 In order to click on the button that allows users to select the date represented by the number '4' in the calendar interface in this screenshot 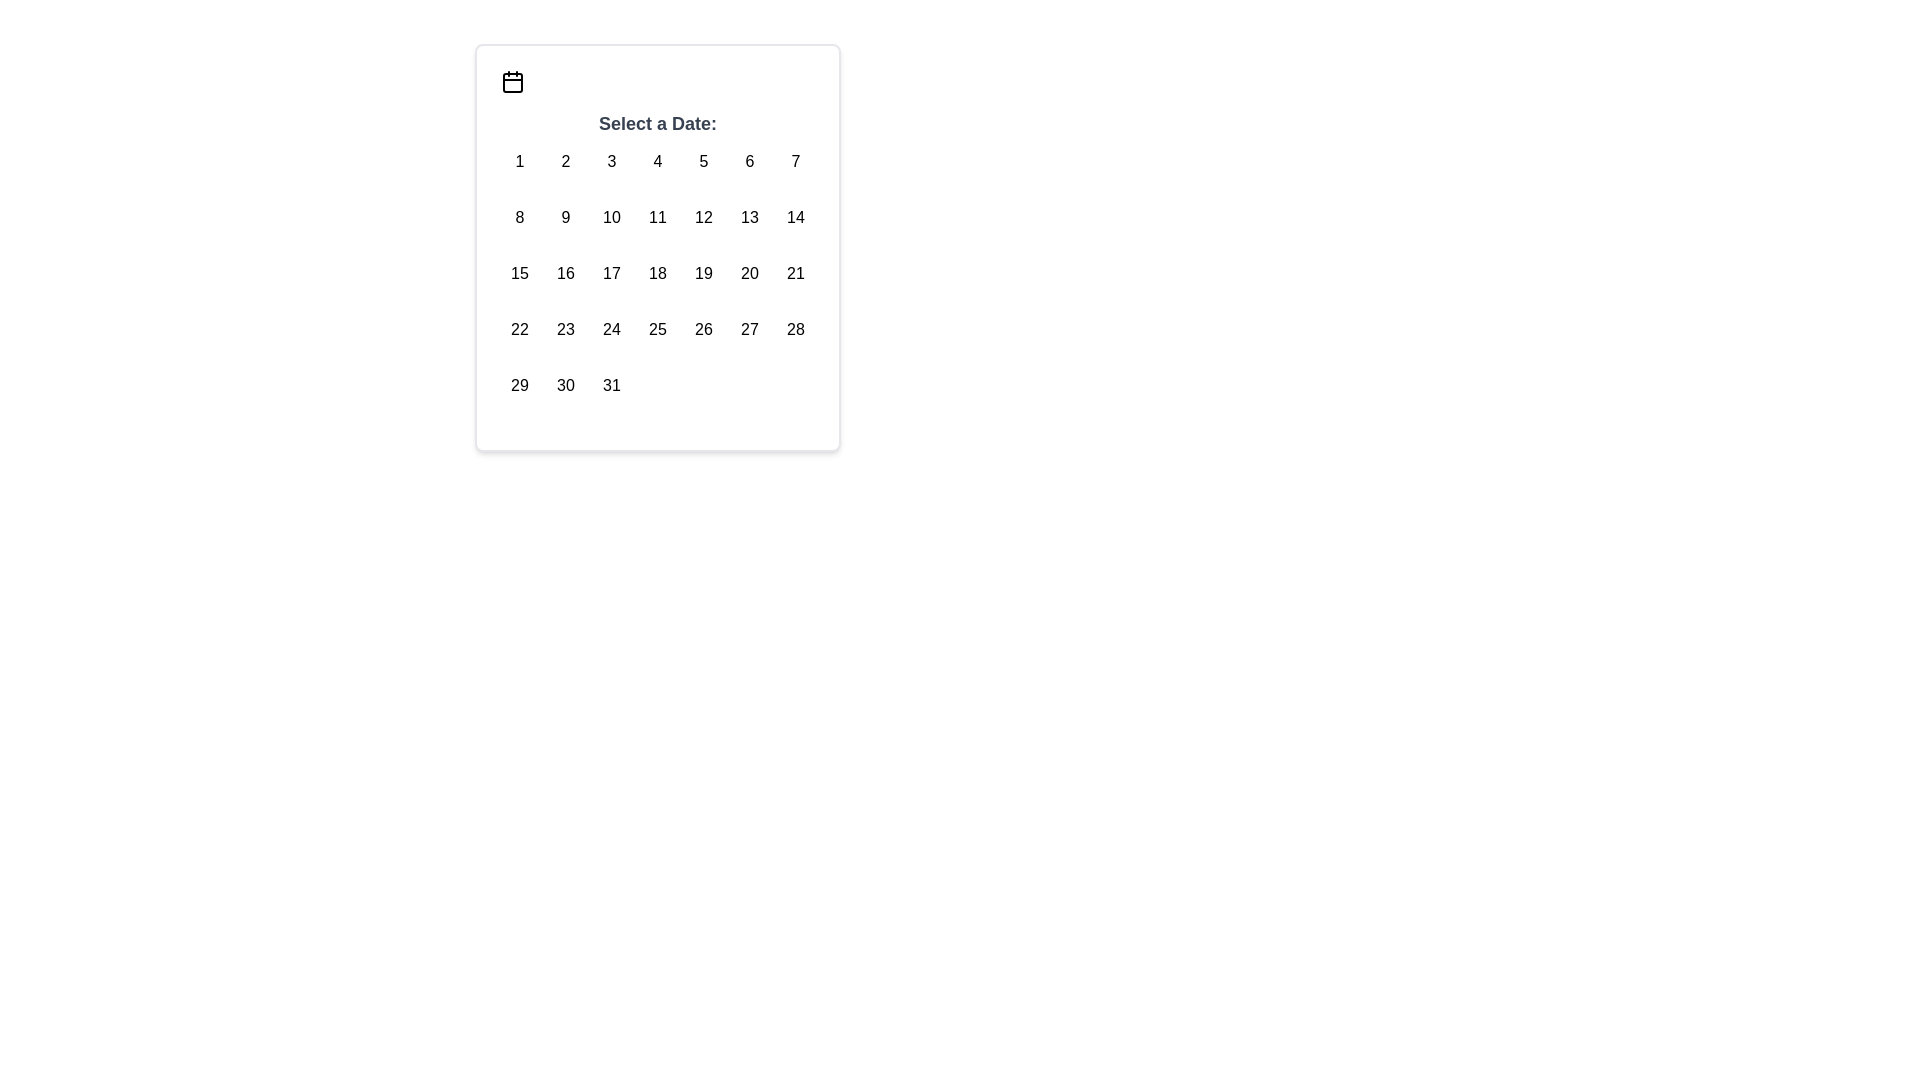, I will do `click(657, 161)`.